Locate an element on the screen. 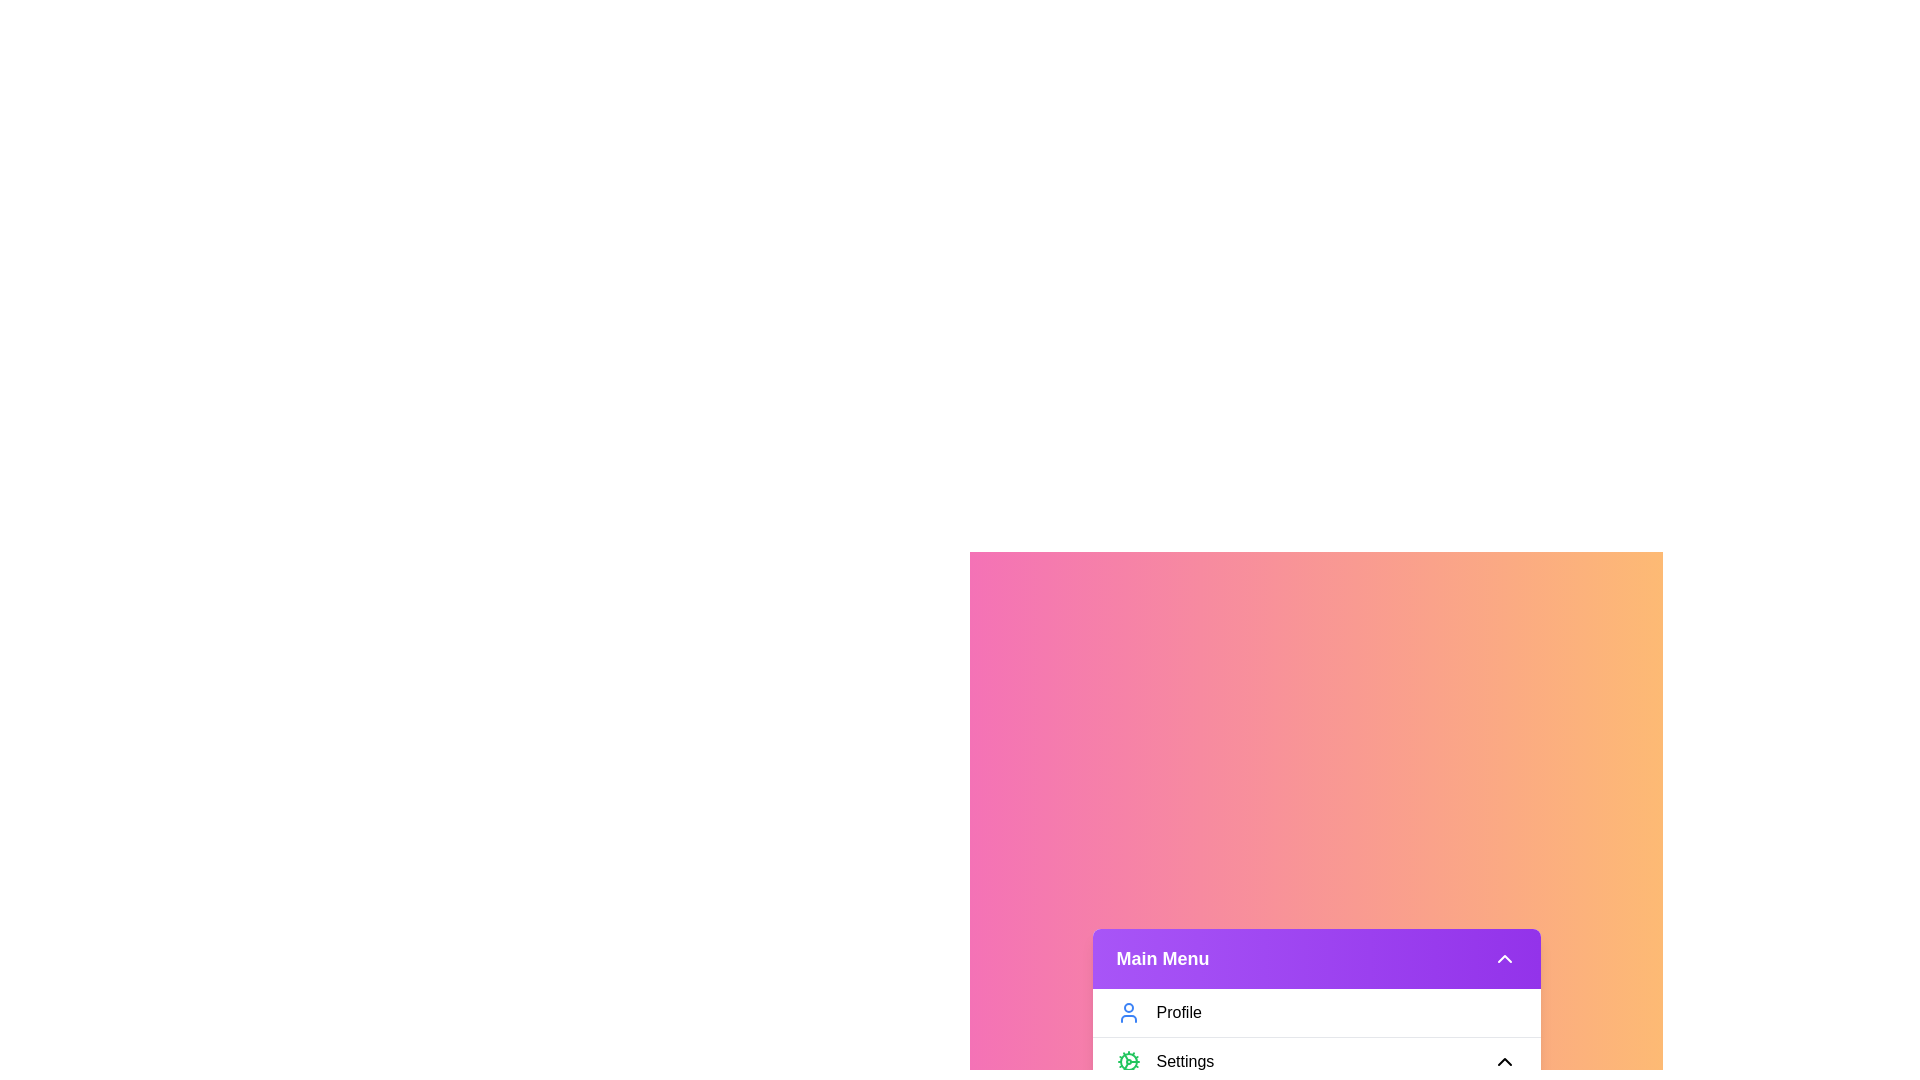 This screenshot has height=1080, width=1920. the outermost circular component of the cogwheel icon in the 'Settings' section of the dropdown menu located at the bottom-right corner of the user interface, if it is interactive is located at coordinates (1128, 1060).